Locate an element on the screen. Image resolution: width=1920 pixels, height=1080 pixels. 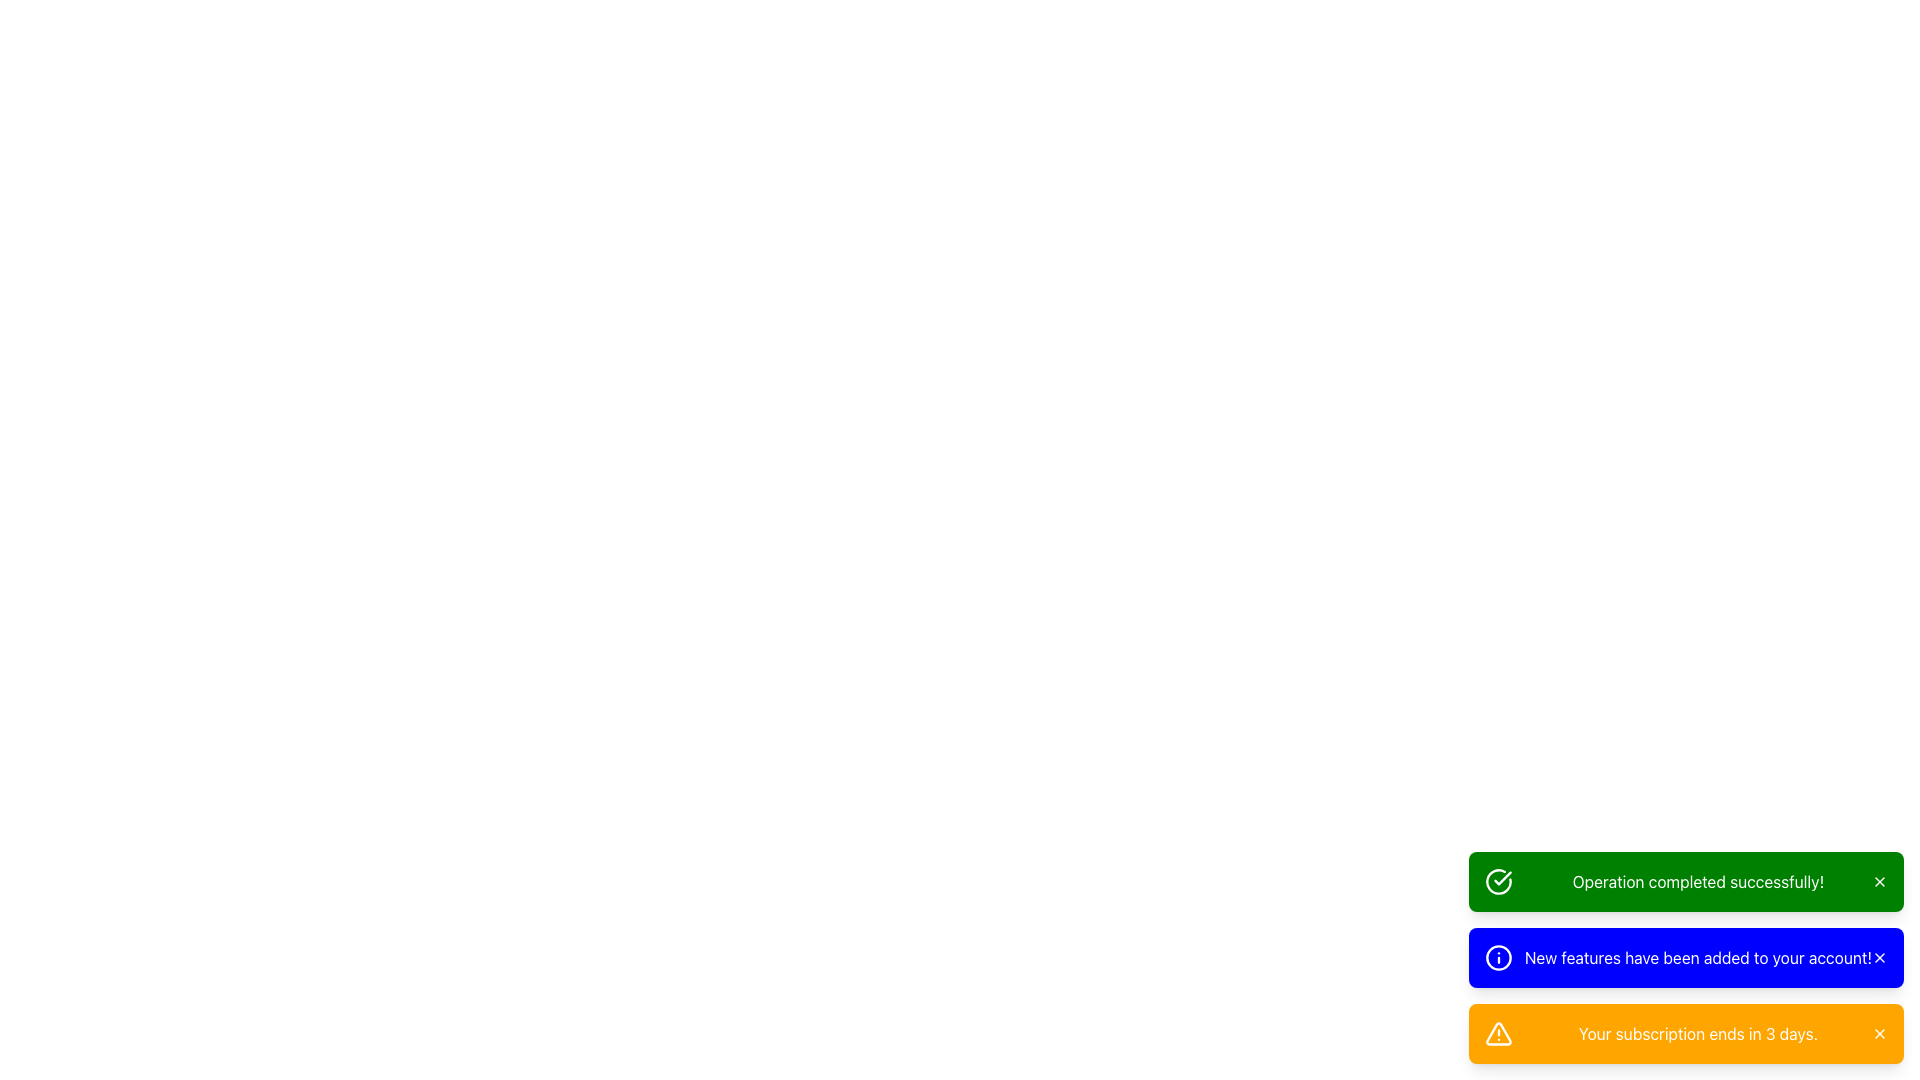
the close button located in the top-right corner of the notification box that displays the text 'Your subscription ends in 3 days.' is located at coordinates (1879, 1033).